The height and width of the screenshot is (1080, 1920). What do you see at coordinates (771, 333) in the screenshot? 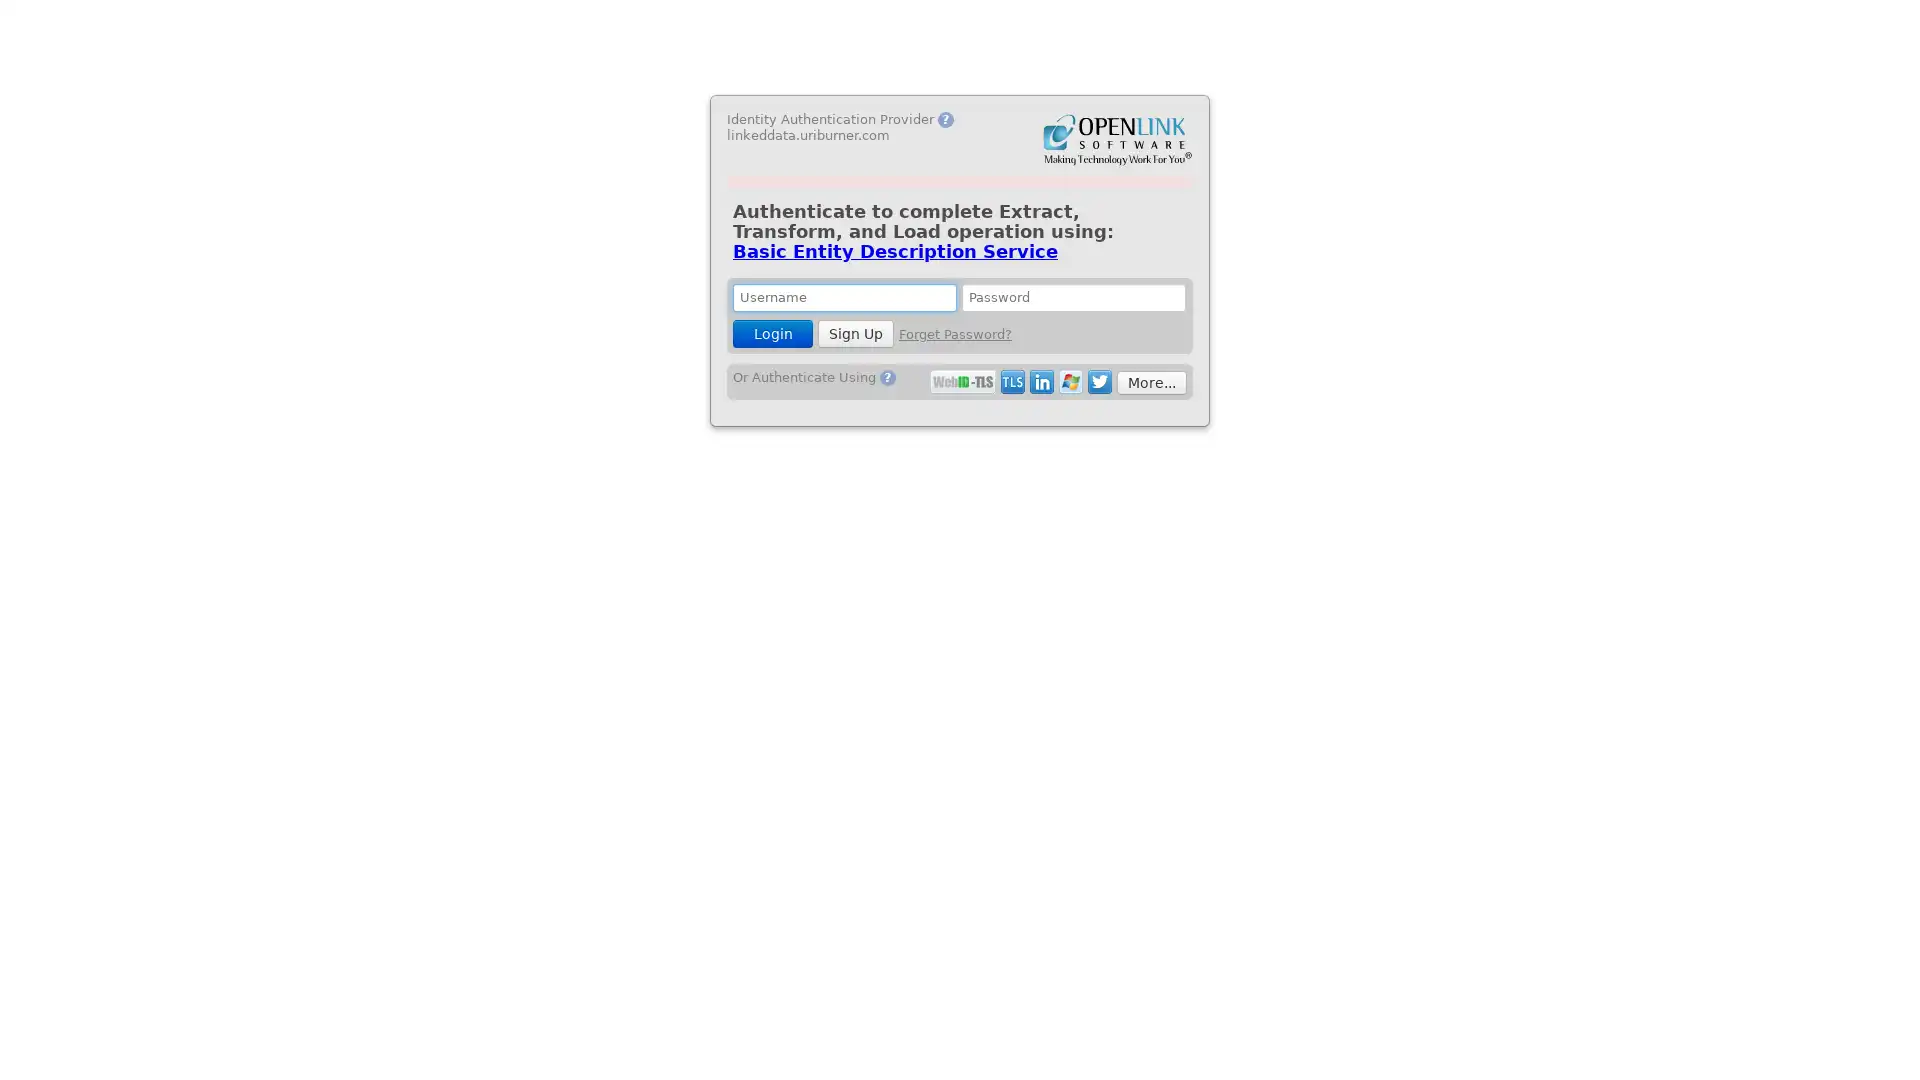
I see `Login` at bounding box center [771, 333].